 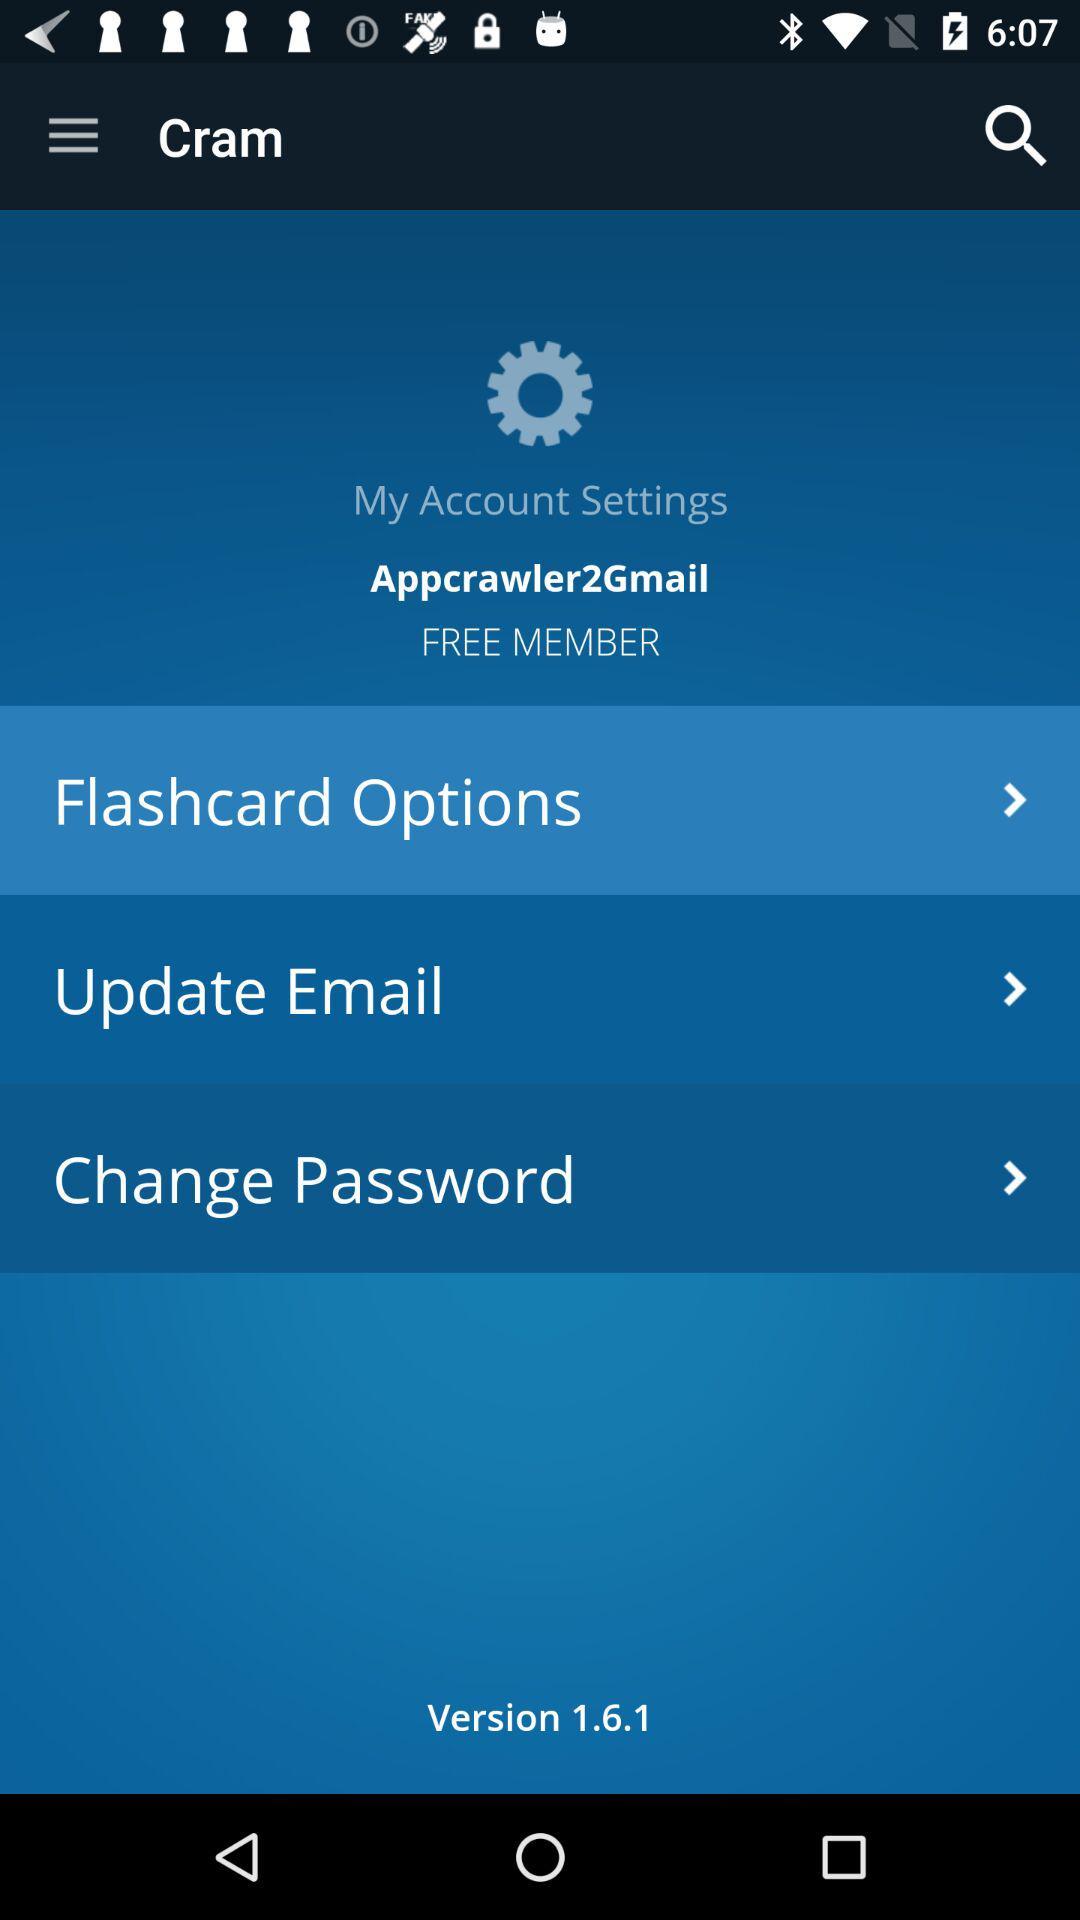 I want to click on the update email, so click(x=540, y=989).